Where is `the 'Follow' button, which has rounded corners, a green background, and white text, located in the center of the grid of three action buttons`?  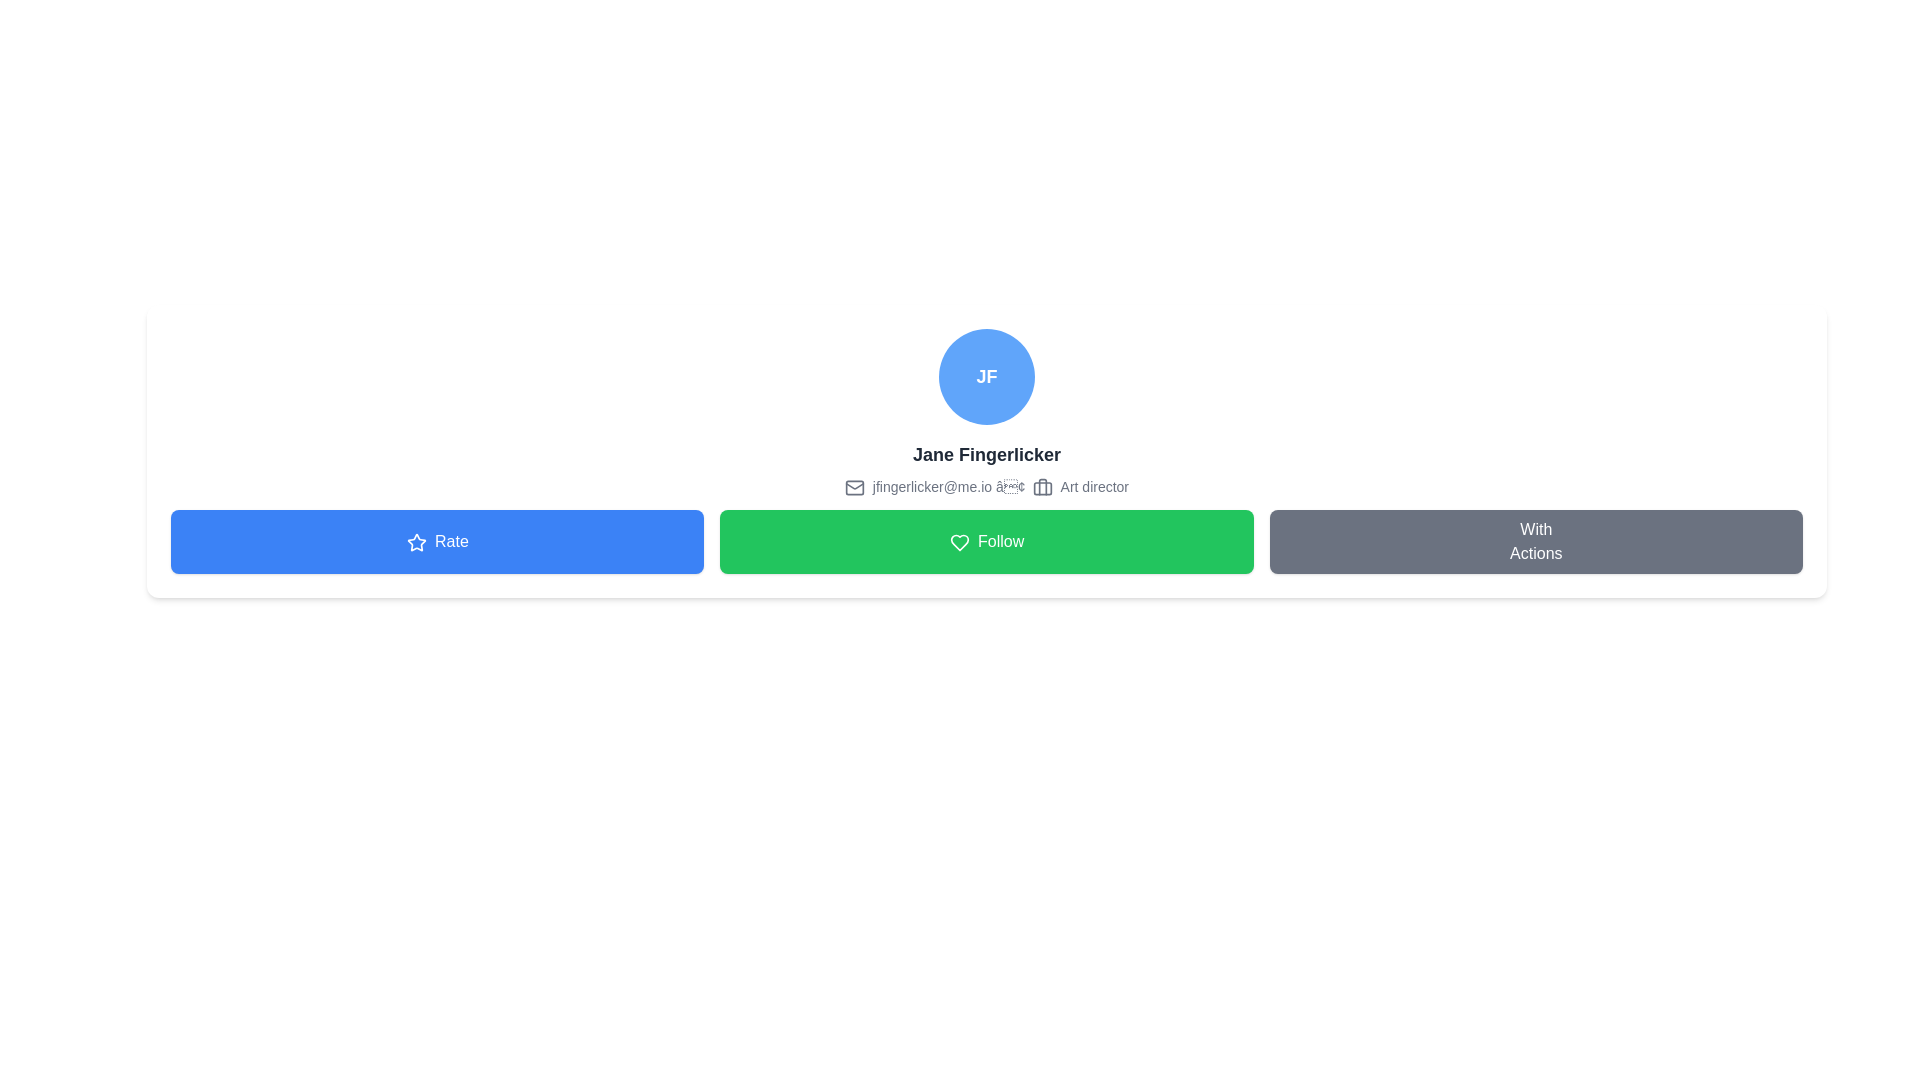 the 'Follow' button, which has rounded corners, a green background, and white text, located in the center of the grid of three action buttons is located at coordinates (987, 542).